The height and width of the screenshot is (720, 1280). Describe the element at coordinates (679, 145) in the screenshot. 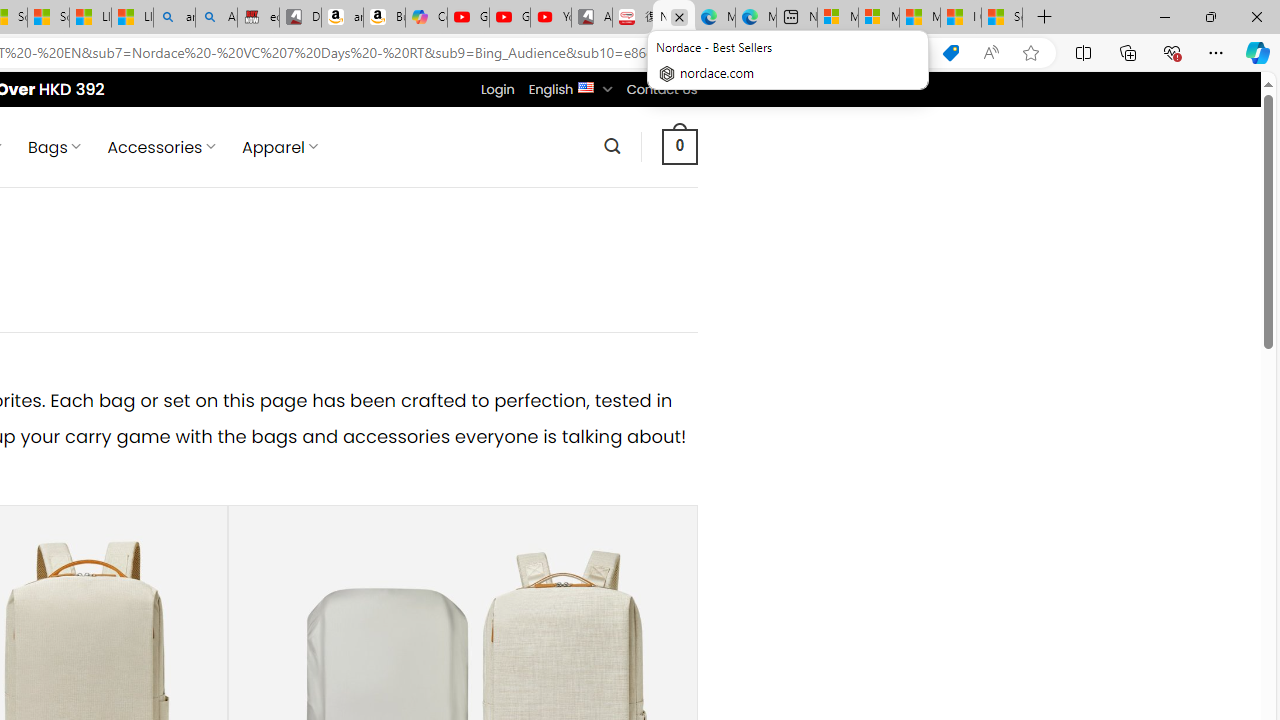

I see `' 0 '` at that location.